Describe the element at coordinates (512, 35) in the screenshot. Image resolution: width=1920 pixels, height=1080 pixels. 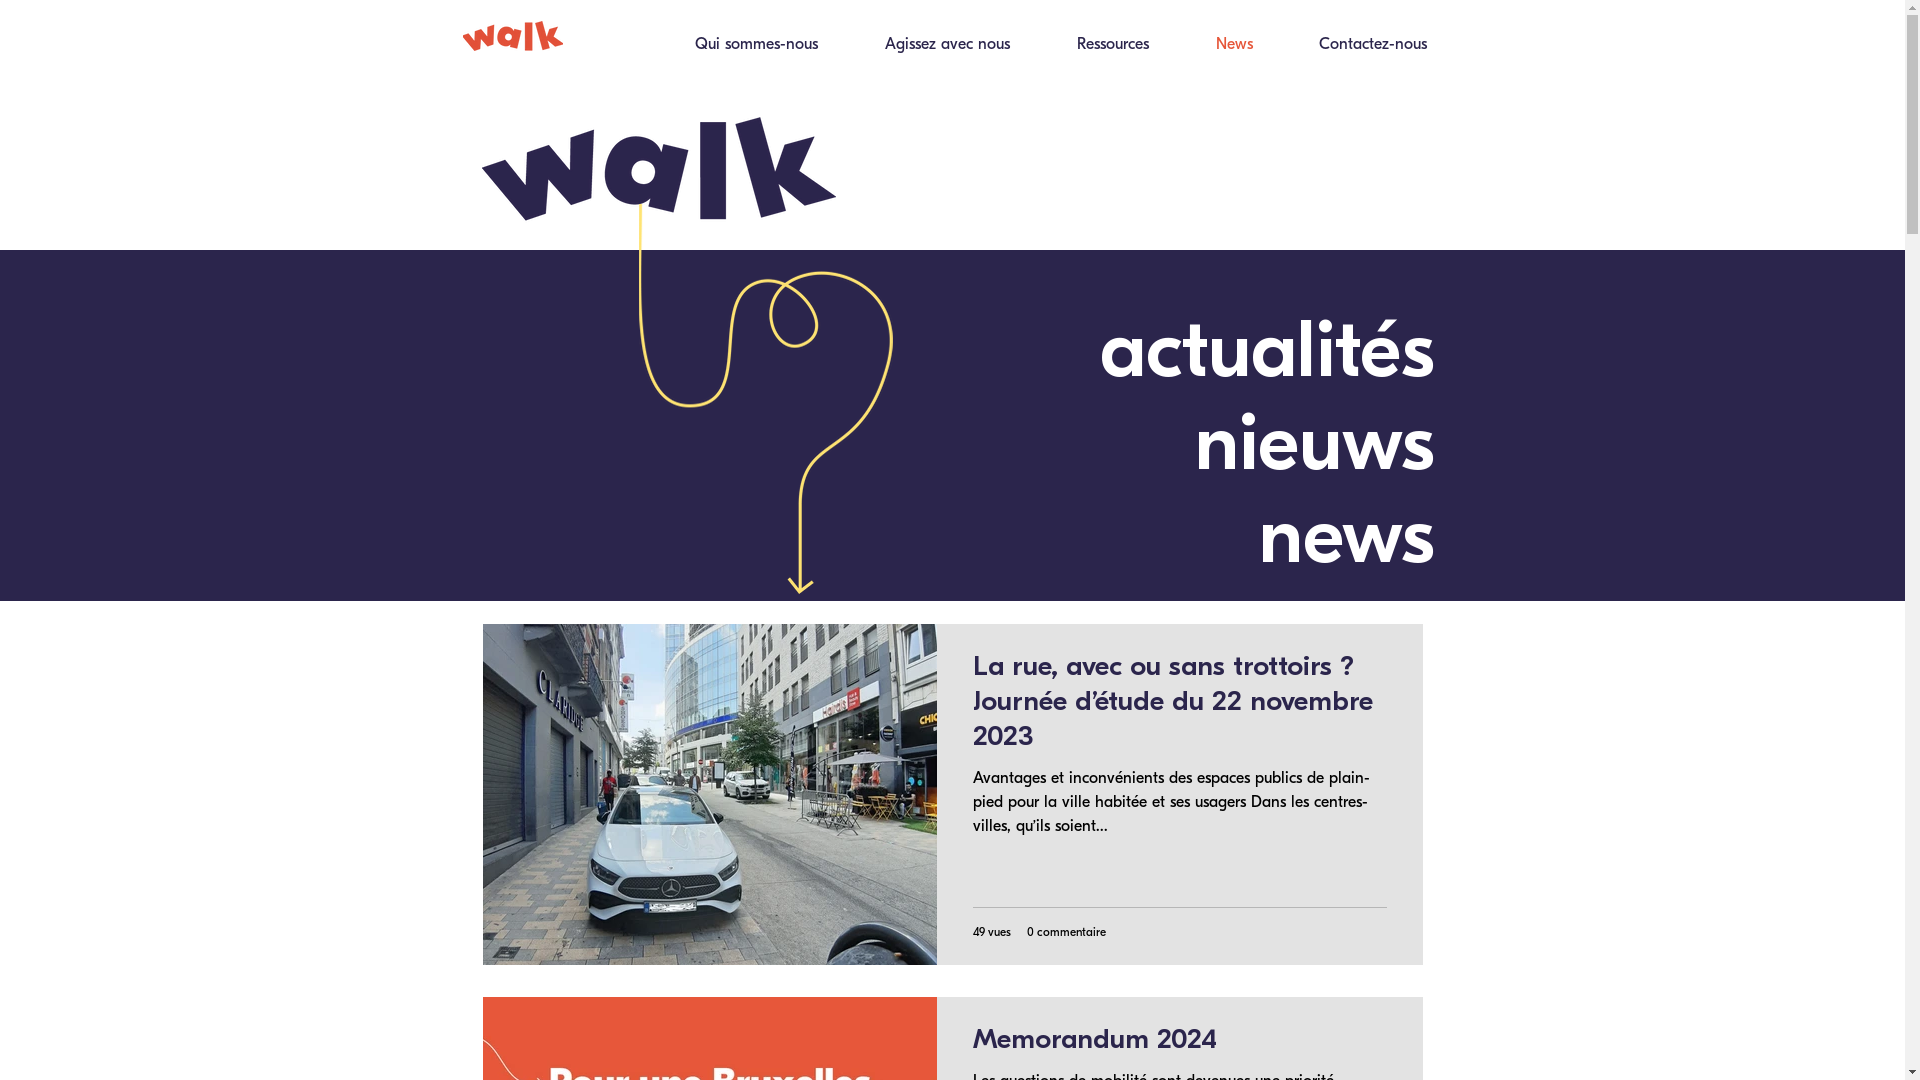
I see `'Walk_orange.png'` at that location.